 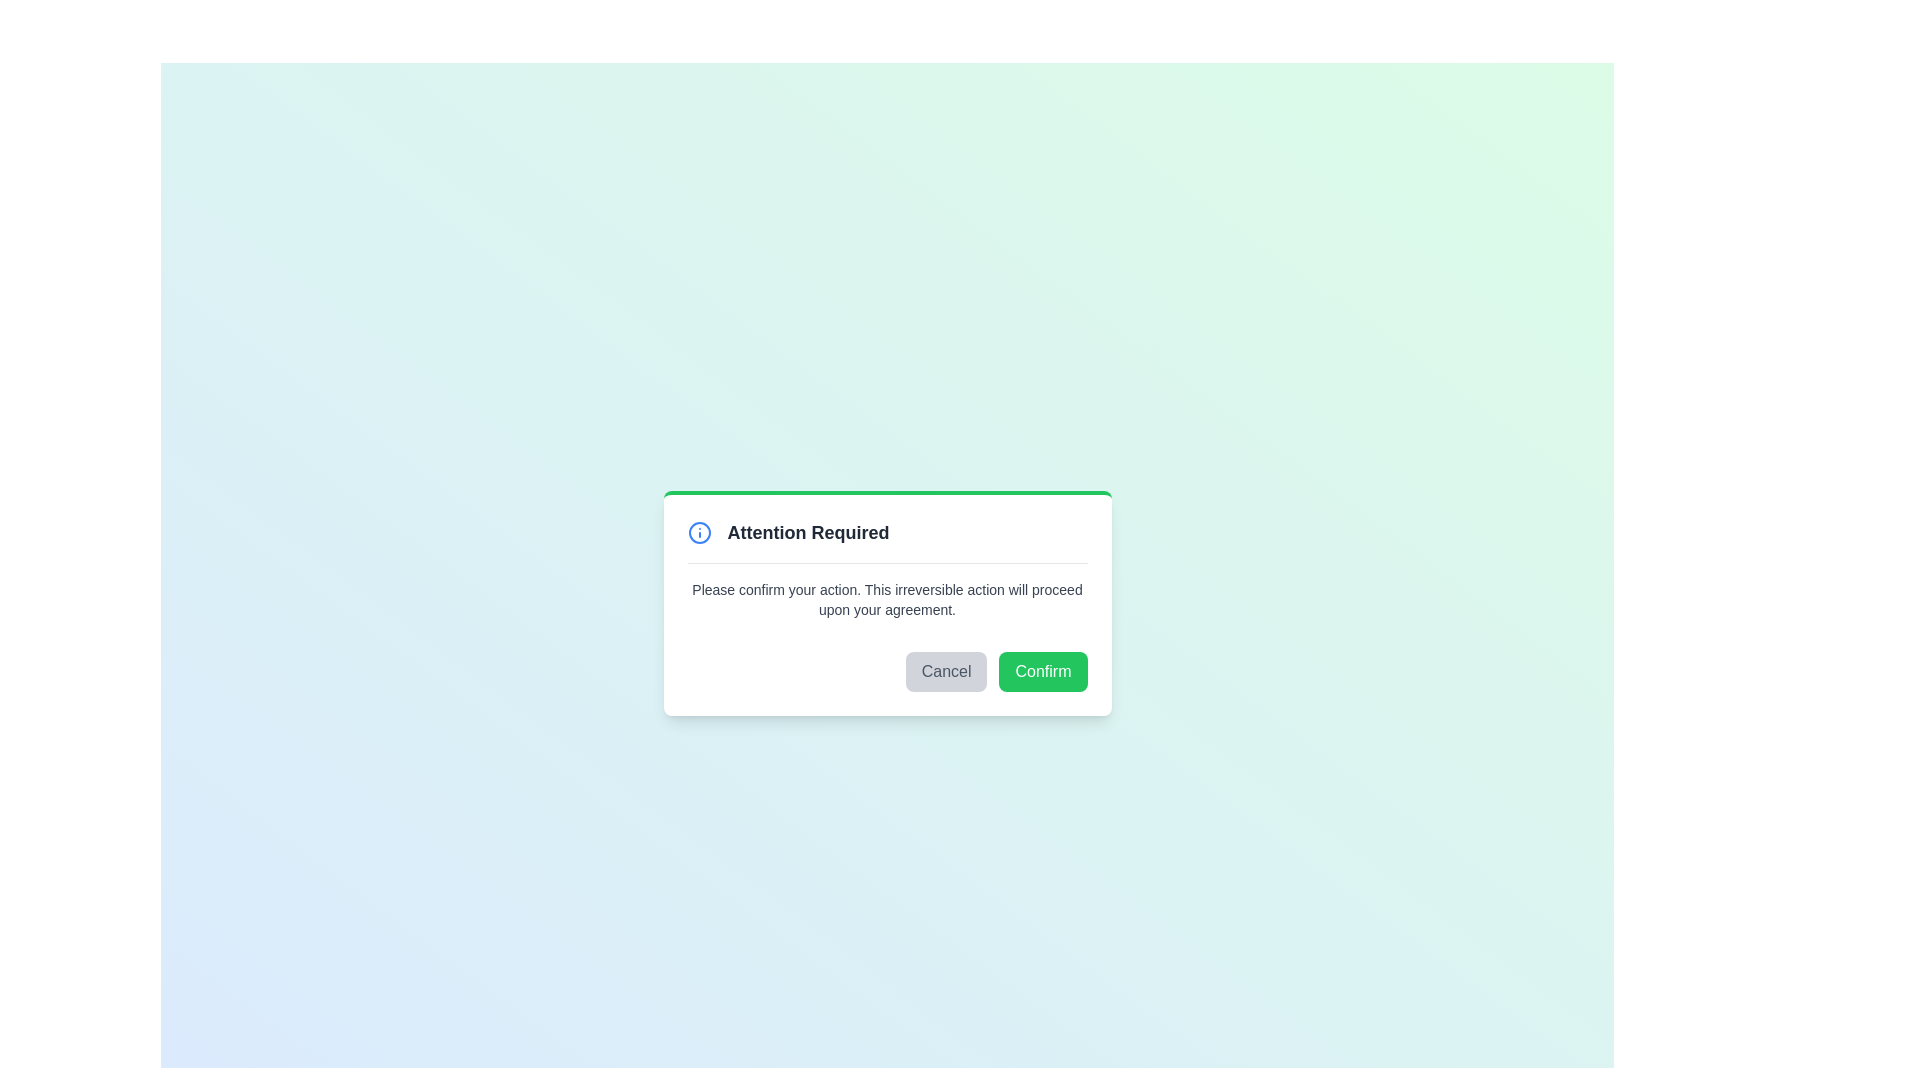 What do you see at coordinates (886, 671) in the screenshot?
I see `the button group at the bottom right of the modal to either 'Cancel' or 'Confirm' the action` at bounding box center [886, 671].